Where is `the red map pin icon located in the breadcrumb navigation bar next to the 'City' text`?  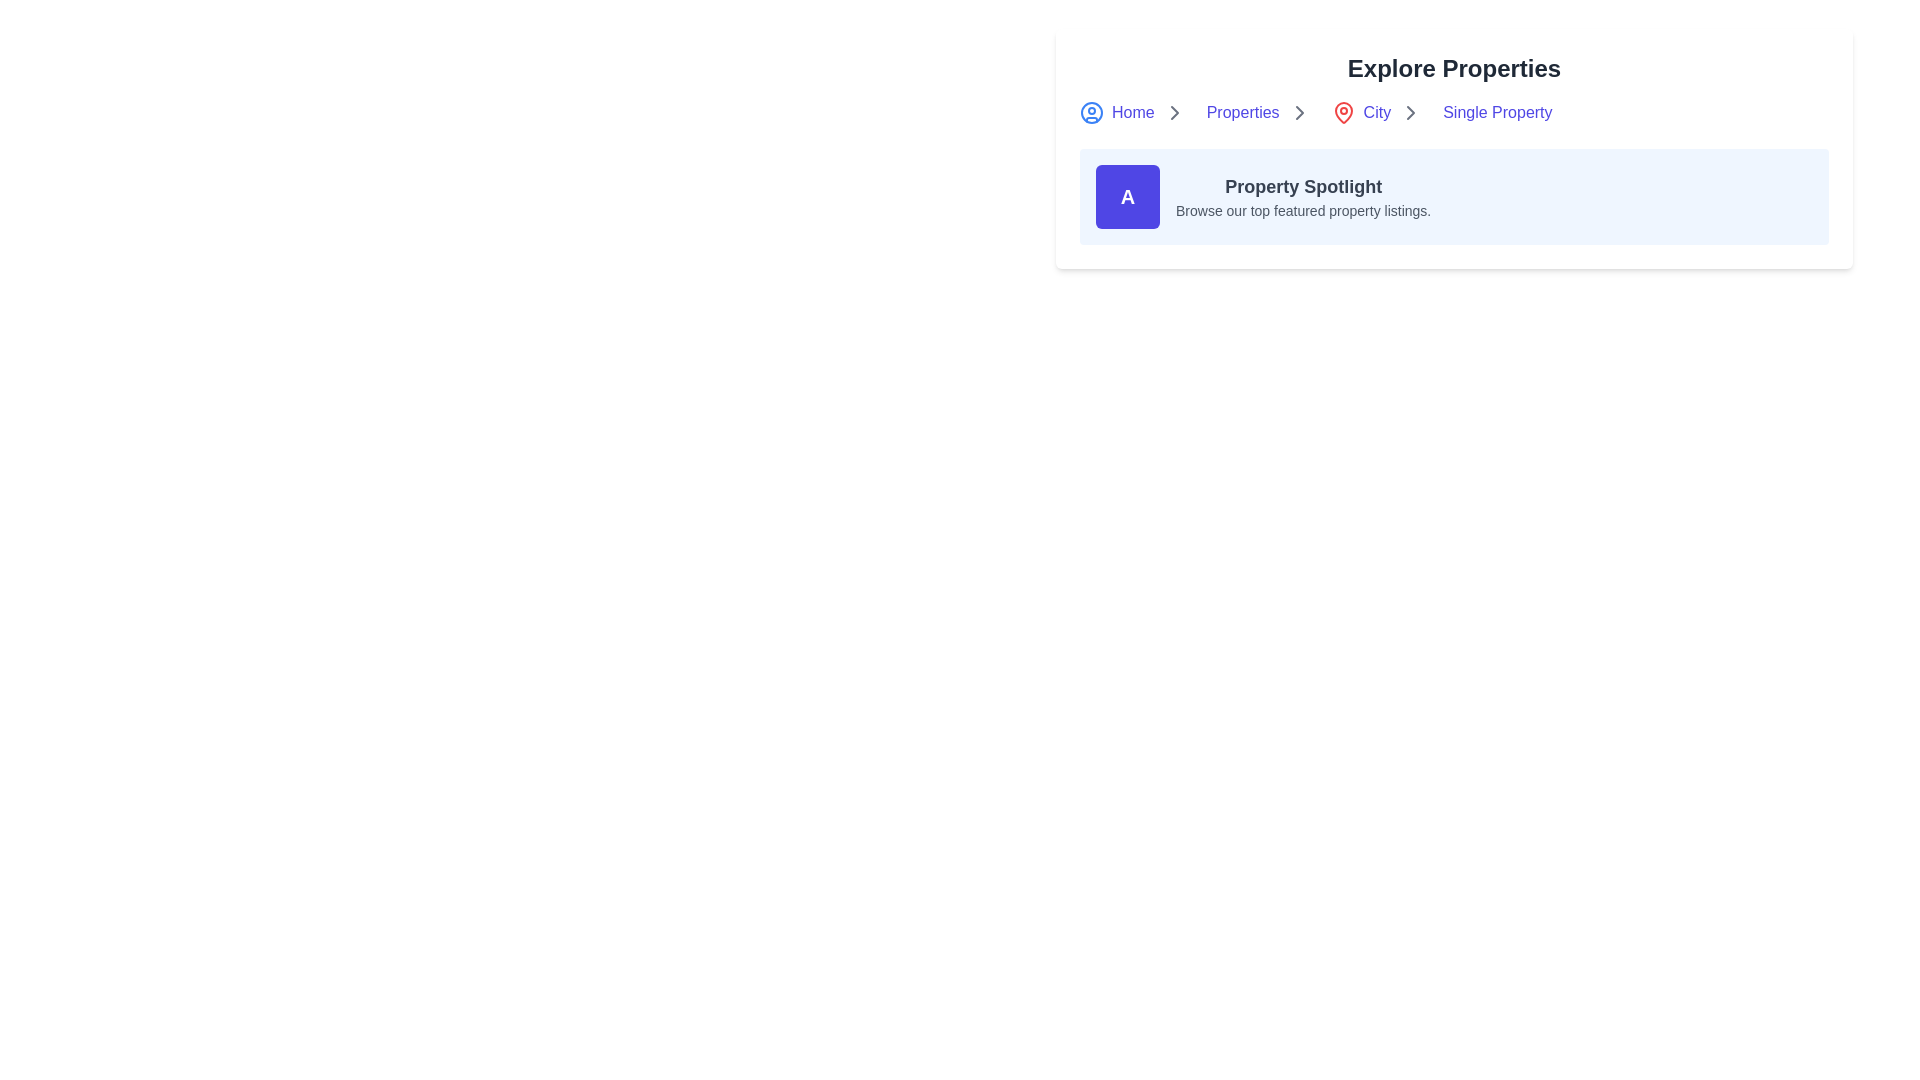 the red map pin icon located in the breadcrumb navigation bar next to the 'City' text is located at coordinates (1343, 112).